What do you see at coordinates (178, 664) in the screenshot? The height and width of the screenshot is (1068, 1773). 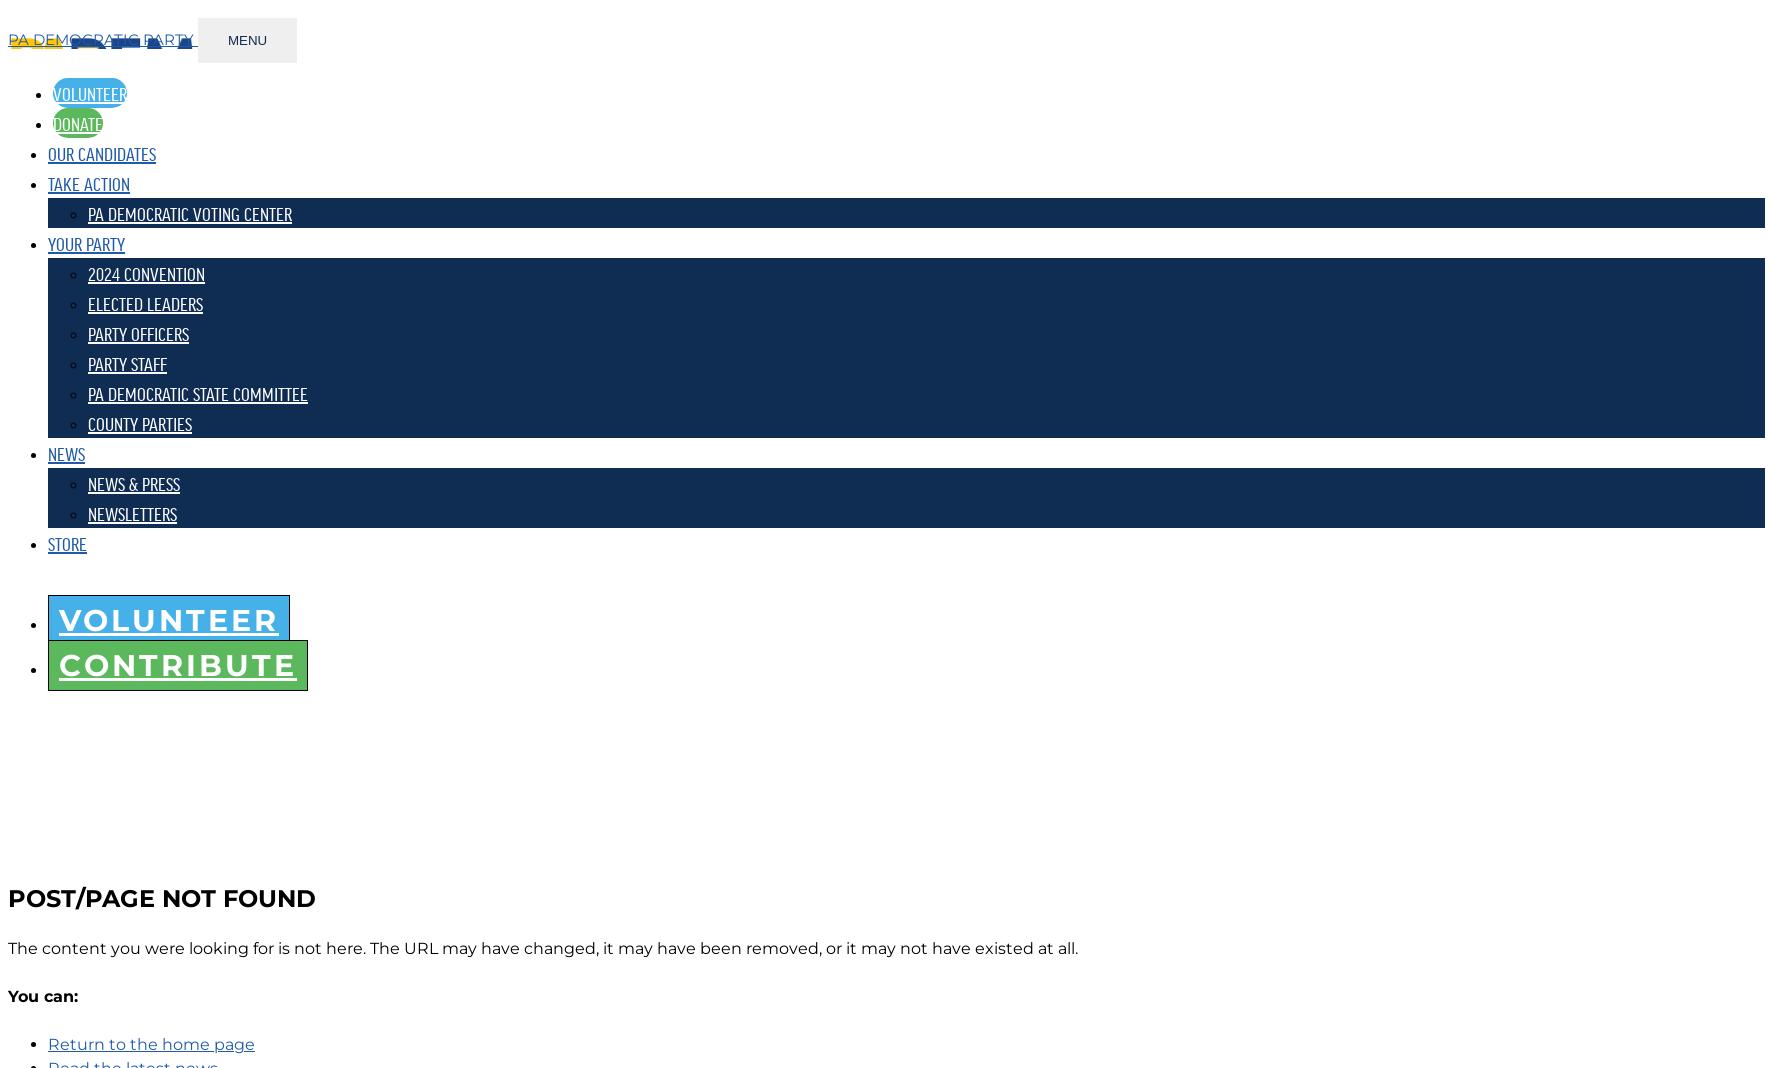 I see `'Contribute'` at bounding box center [178, 664].